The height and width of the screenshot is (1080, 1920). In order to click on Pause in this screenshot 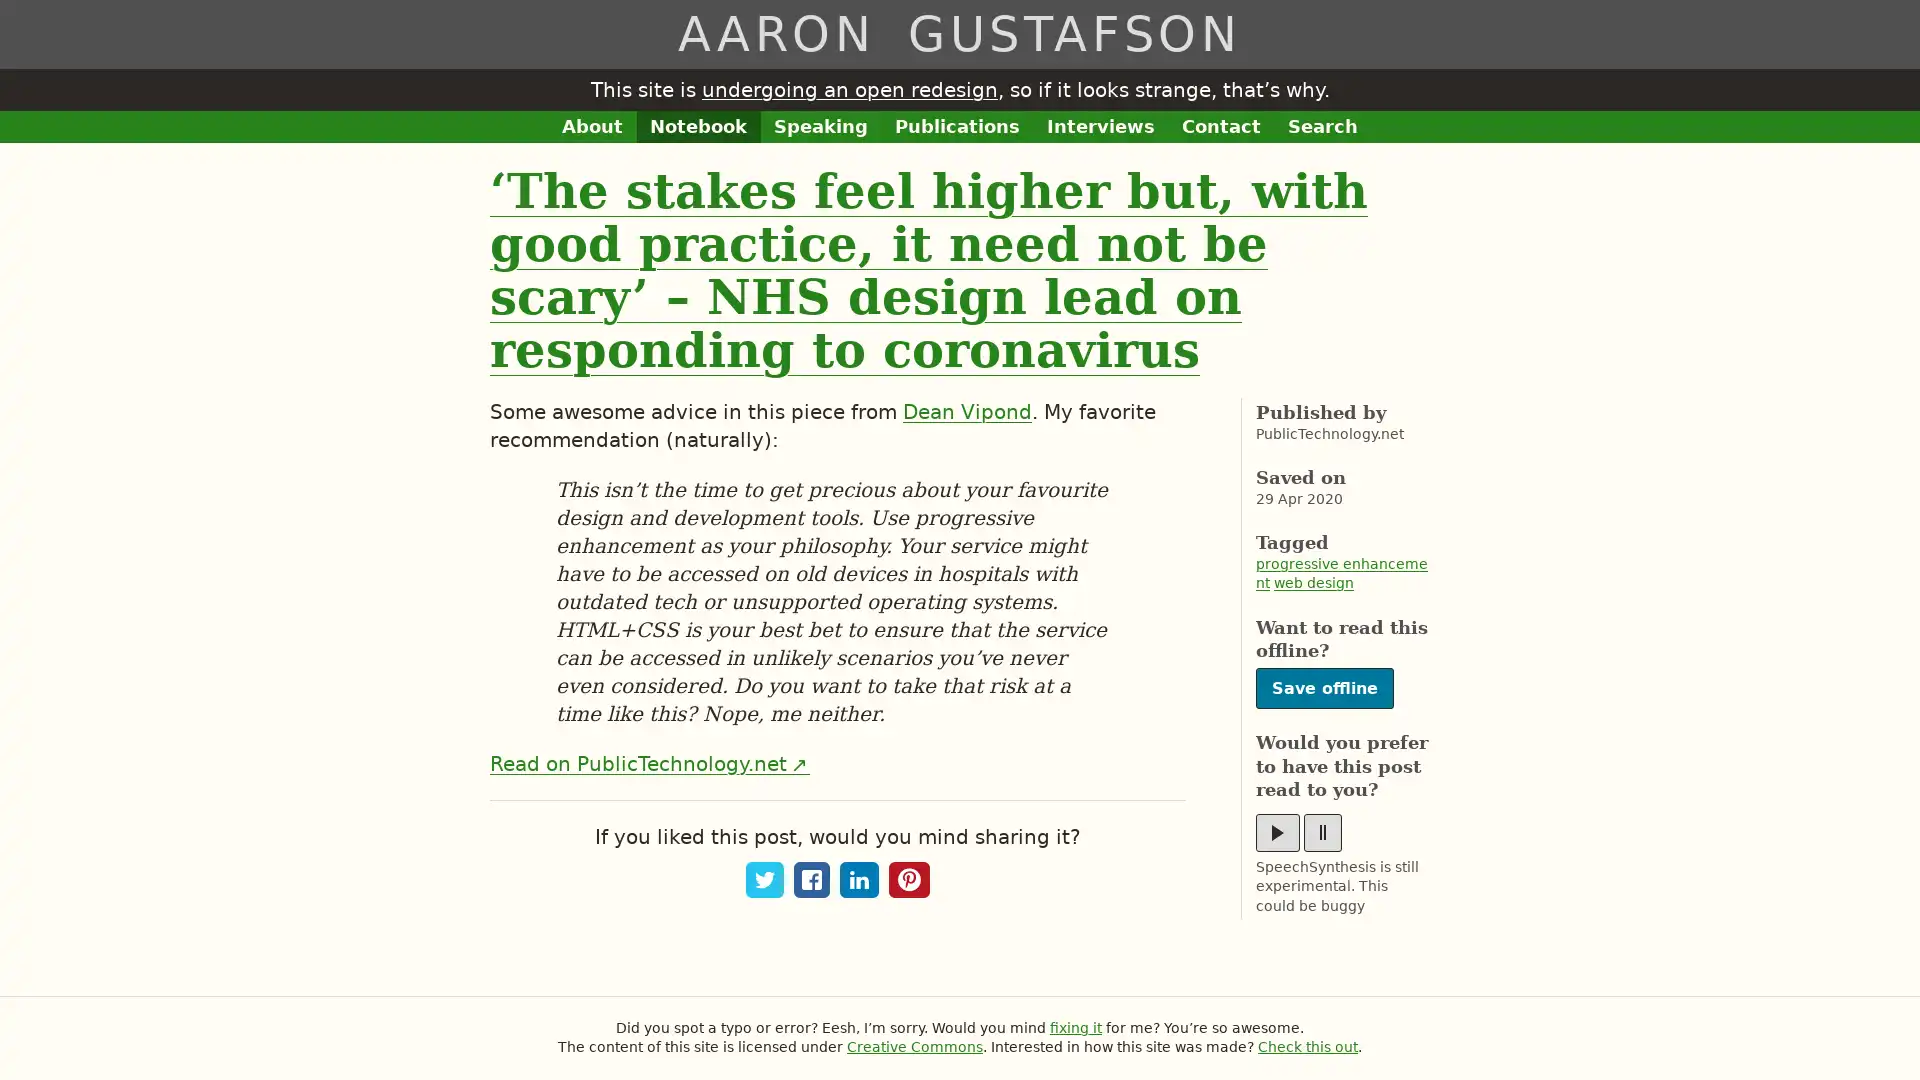, I will do `click(1323, 832)`.